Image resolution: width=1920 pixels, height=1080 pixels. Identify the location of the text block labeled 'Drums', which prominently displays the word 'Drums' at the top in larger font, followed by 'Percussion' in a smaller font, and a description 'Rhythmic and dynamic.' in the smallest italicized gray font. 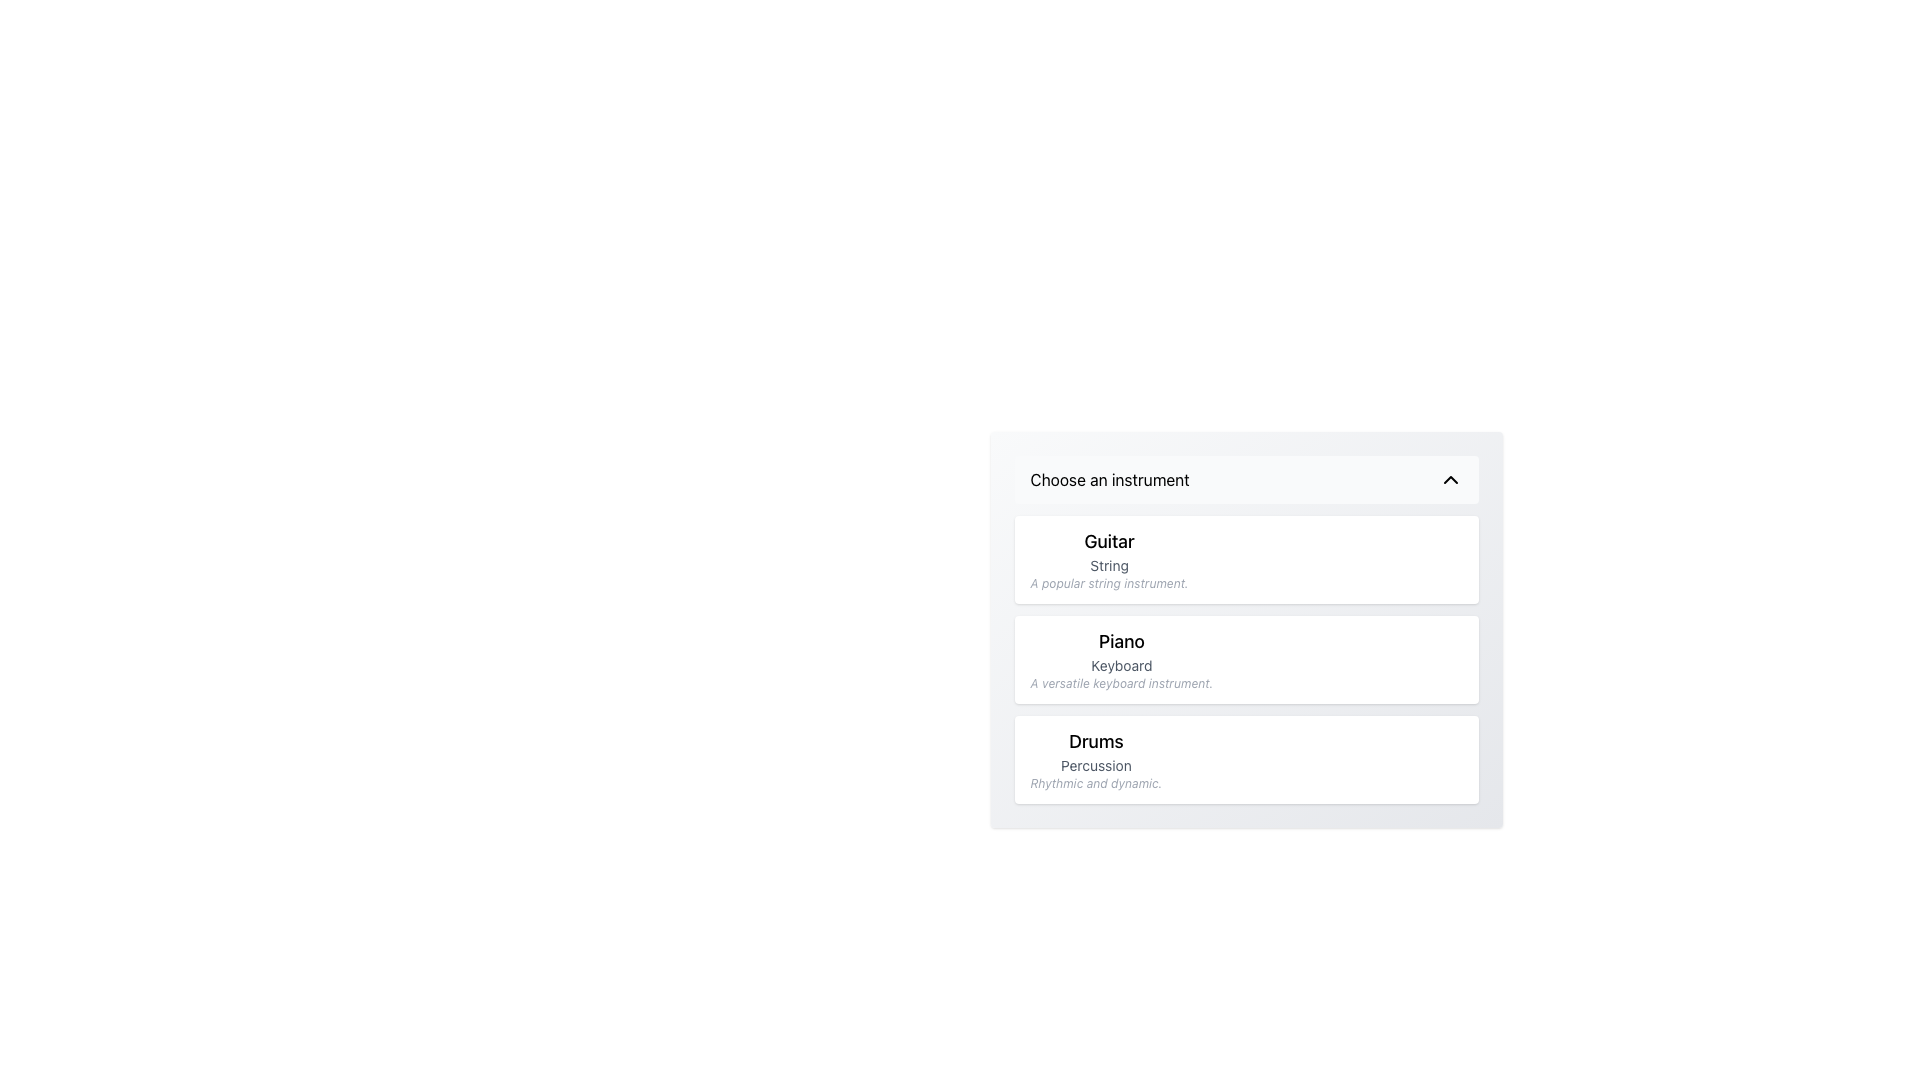
(1095, 759).